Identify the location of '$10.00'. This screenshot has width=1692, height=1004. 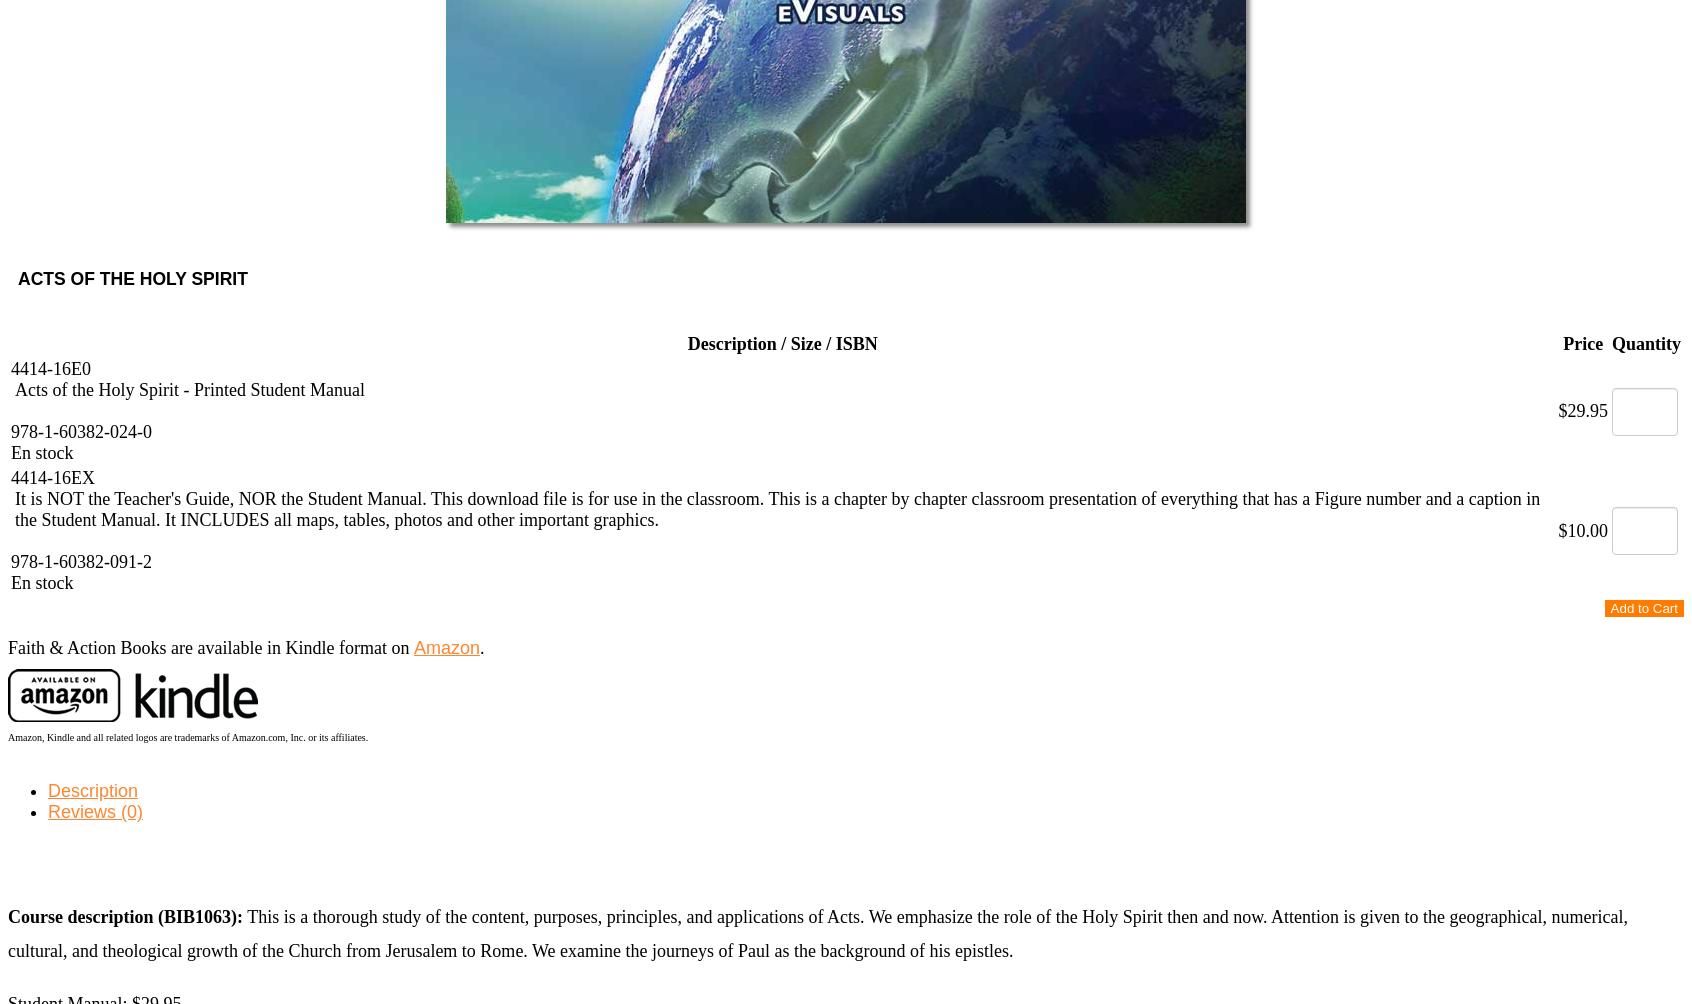
(1581, 530).